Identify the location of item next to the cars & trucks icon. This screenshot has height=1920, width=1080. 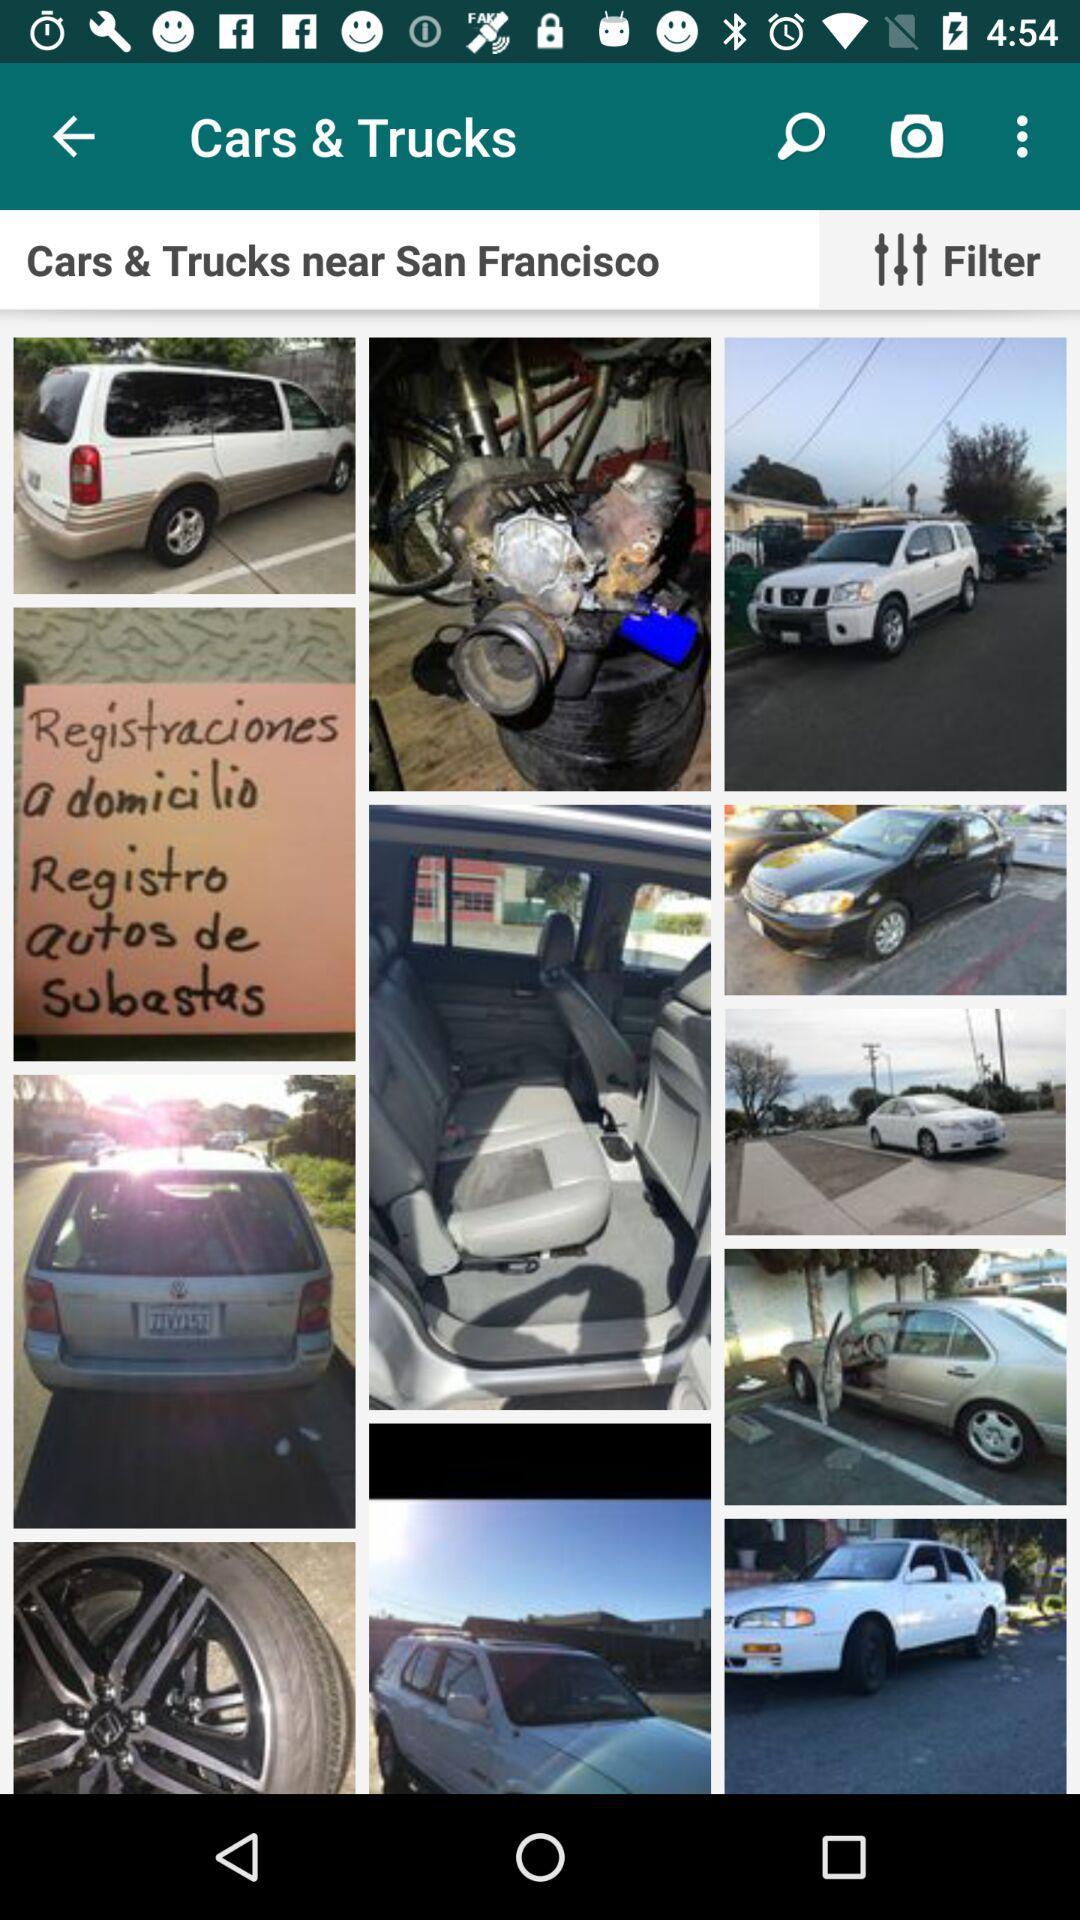
(72, 135).